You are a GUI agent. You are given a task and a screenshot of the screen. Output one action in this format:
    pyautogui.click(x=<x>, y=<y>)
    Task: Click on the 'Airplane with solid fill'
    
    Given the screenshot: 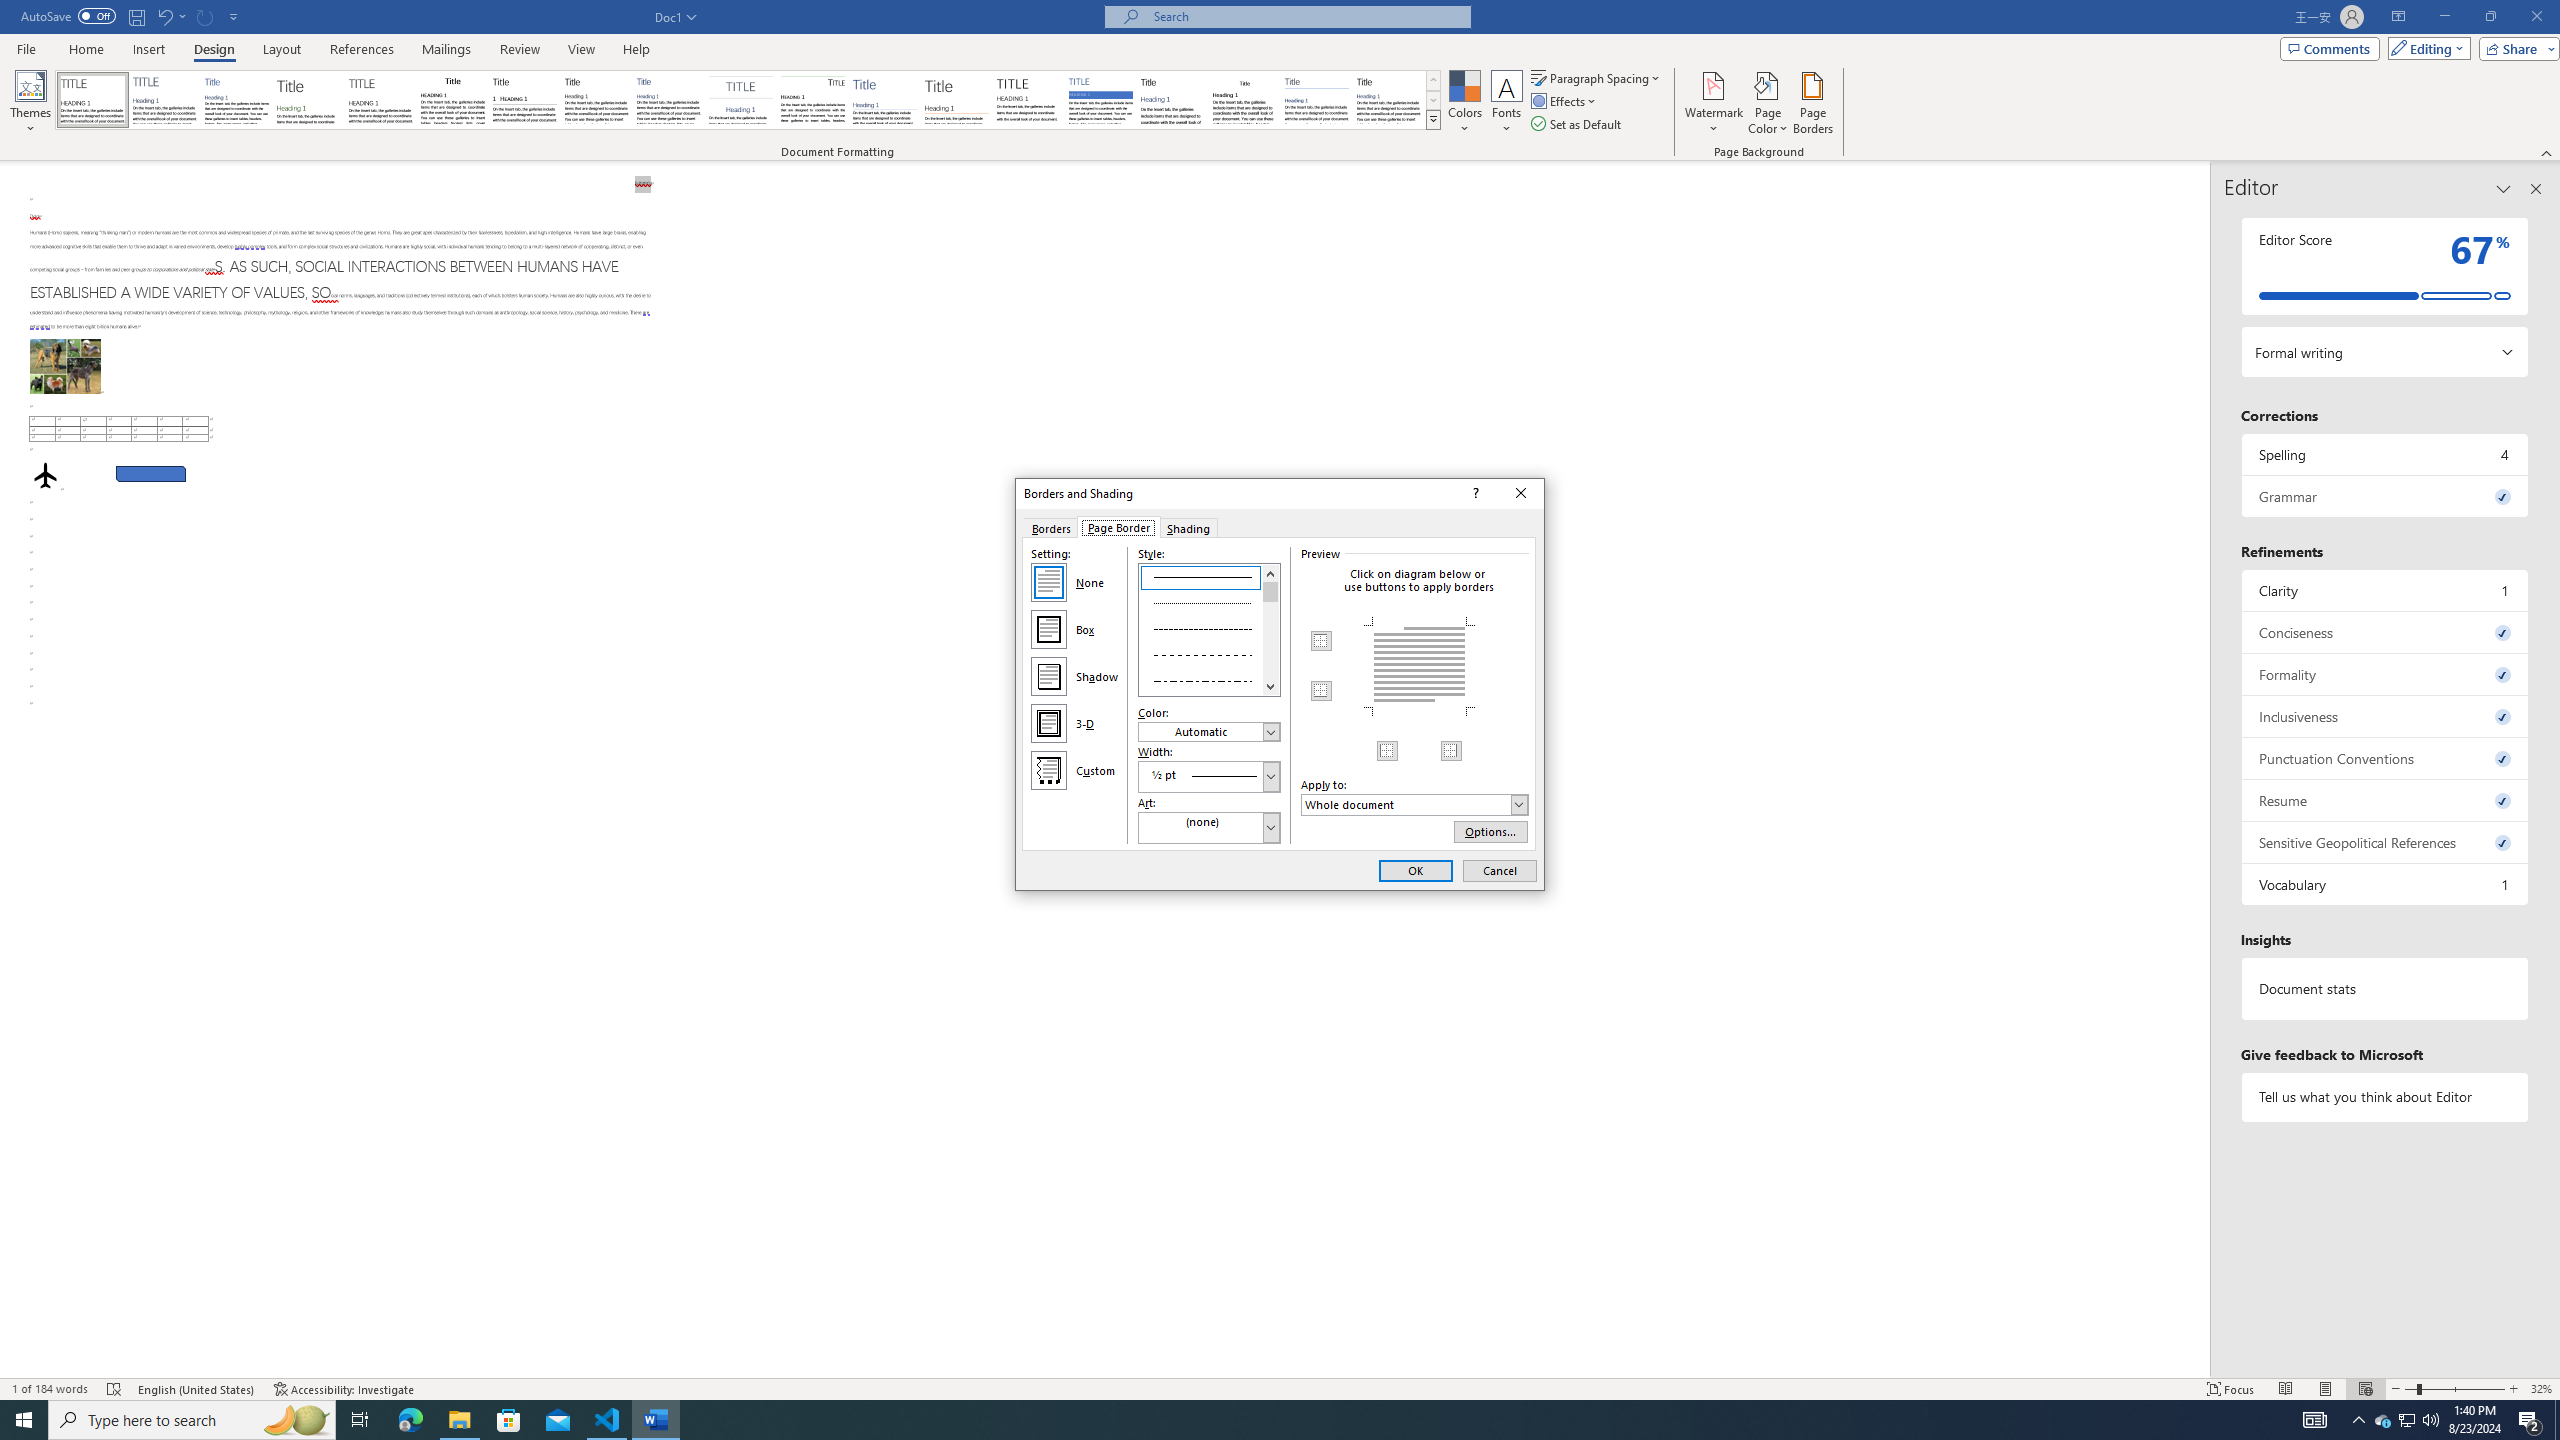 What is the action you would take?
    pyautogui.click(x=45, y=474)
    